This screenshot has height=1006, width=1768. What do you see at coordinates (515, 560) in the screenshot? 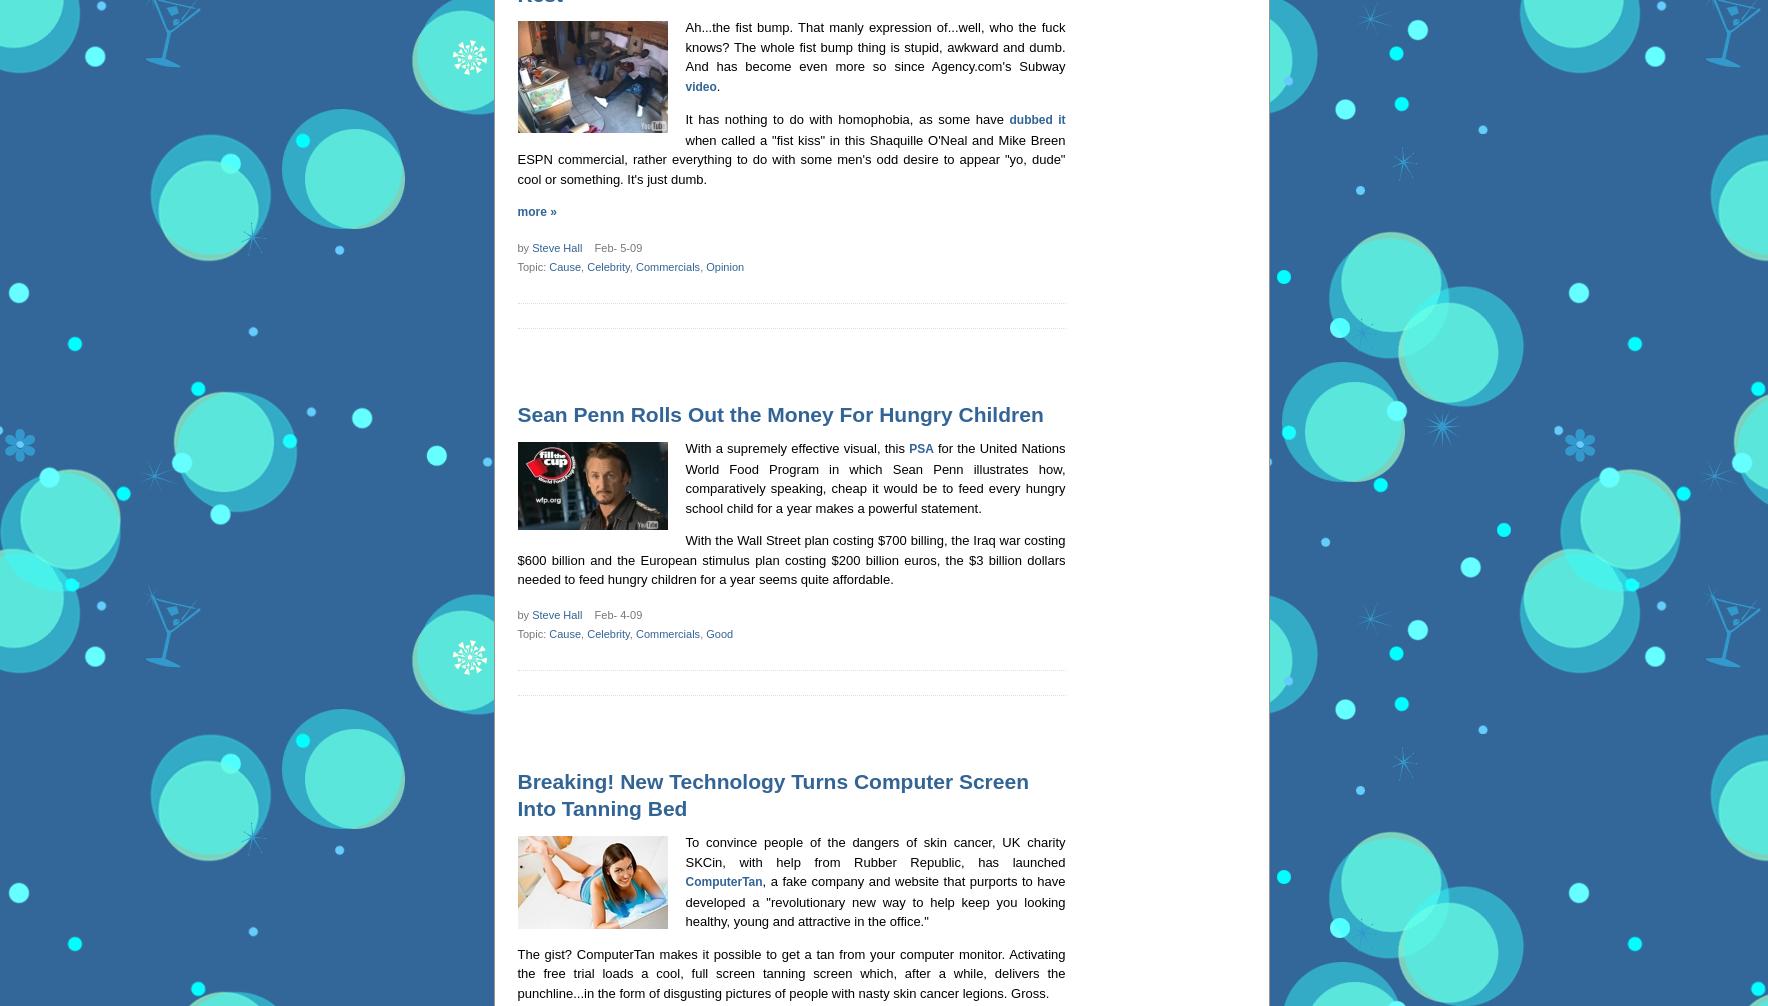
I see `'With the Wall Street plan costing $700 billing, the Iraq war costing $600 billion and the European stimulus plan costing $200 billion euros, the $3 billion dollars needed to feed hungry children for a year seems quite affordable.'` at bounding box center [515, 560].